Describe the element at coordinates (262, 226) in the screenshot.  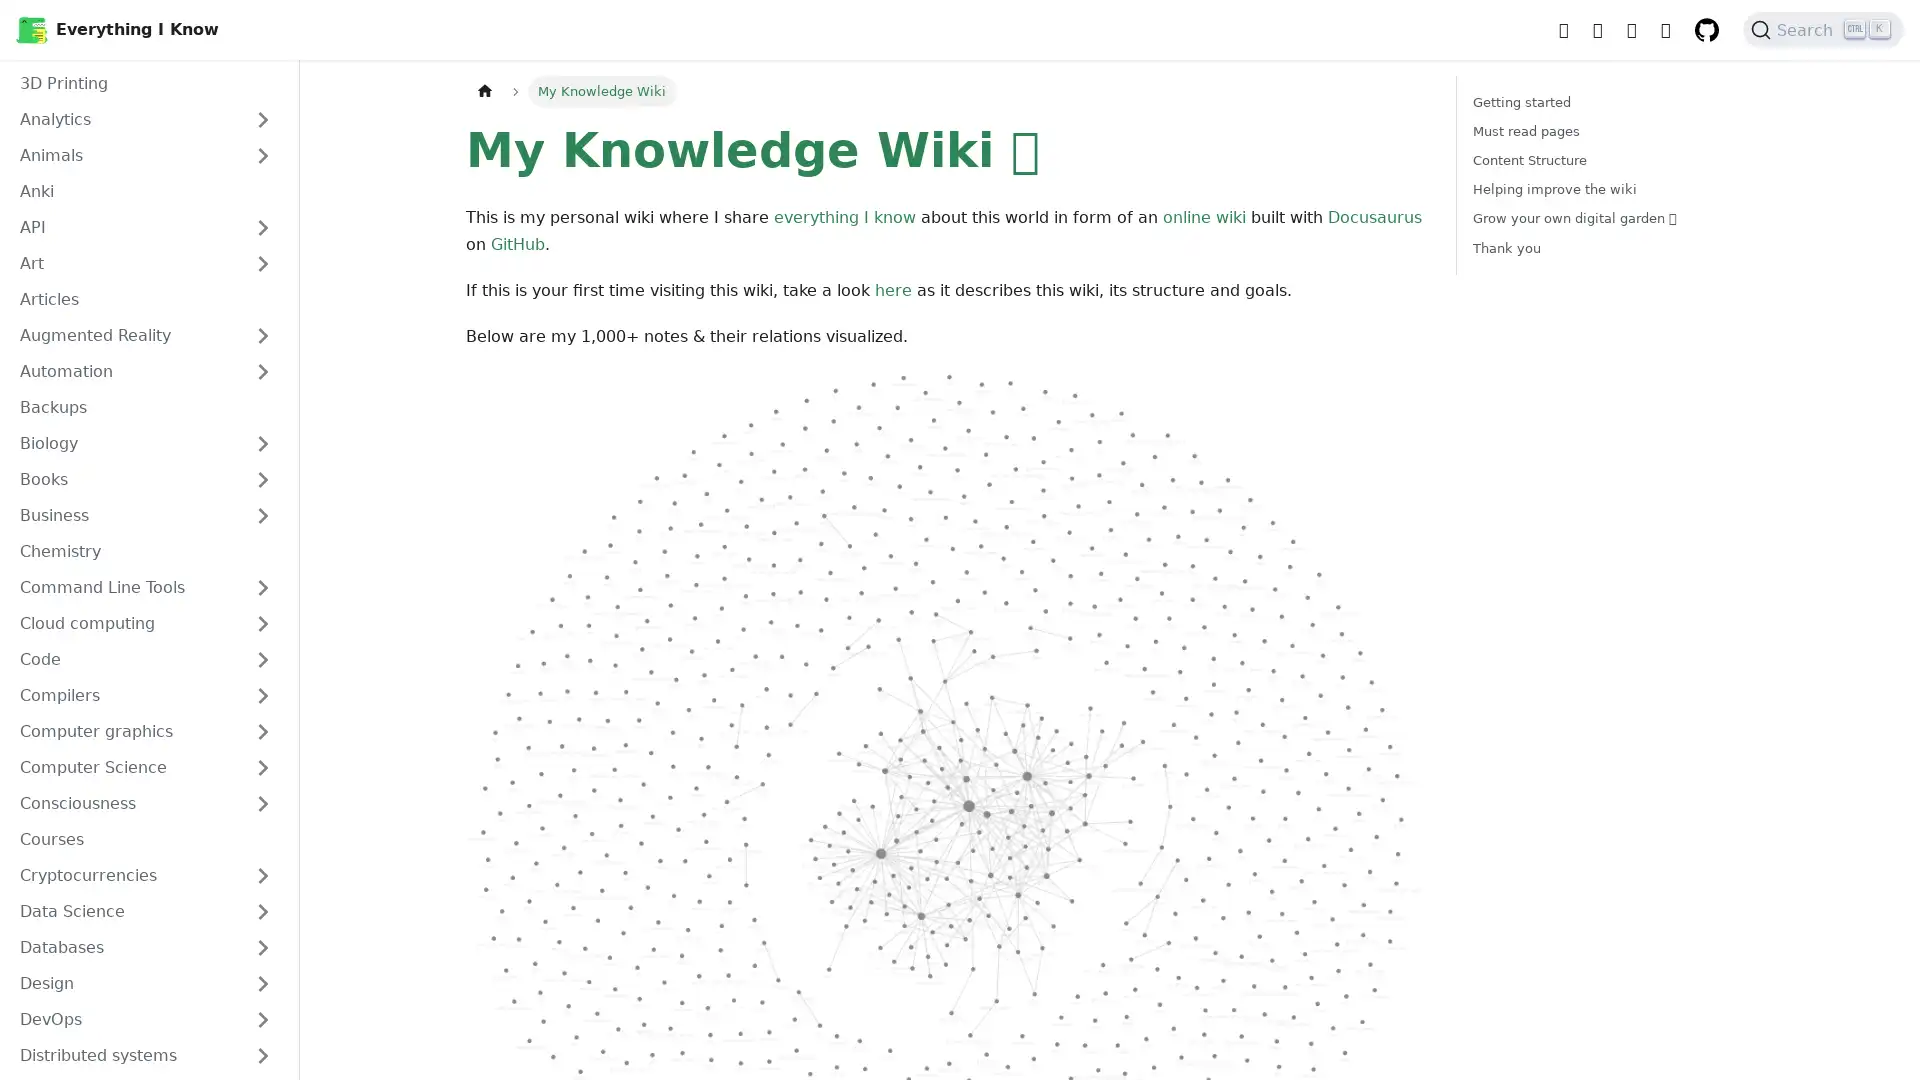
I see `Toggle the collapsible sidebar category 'API'` at that location.